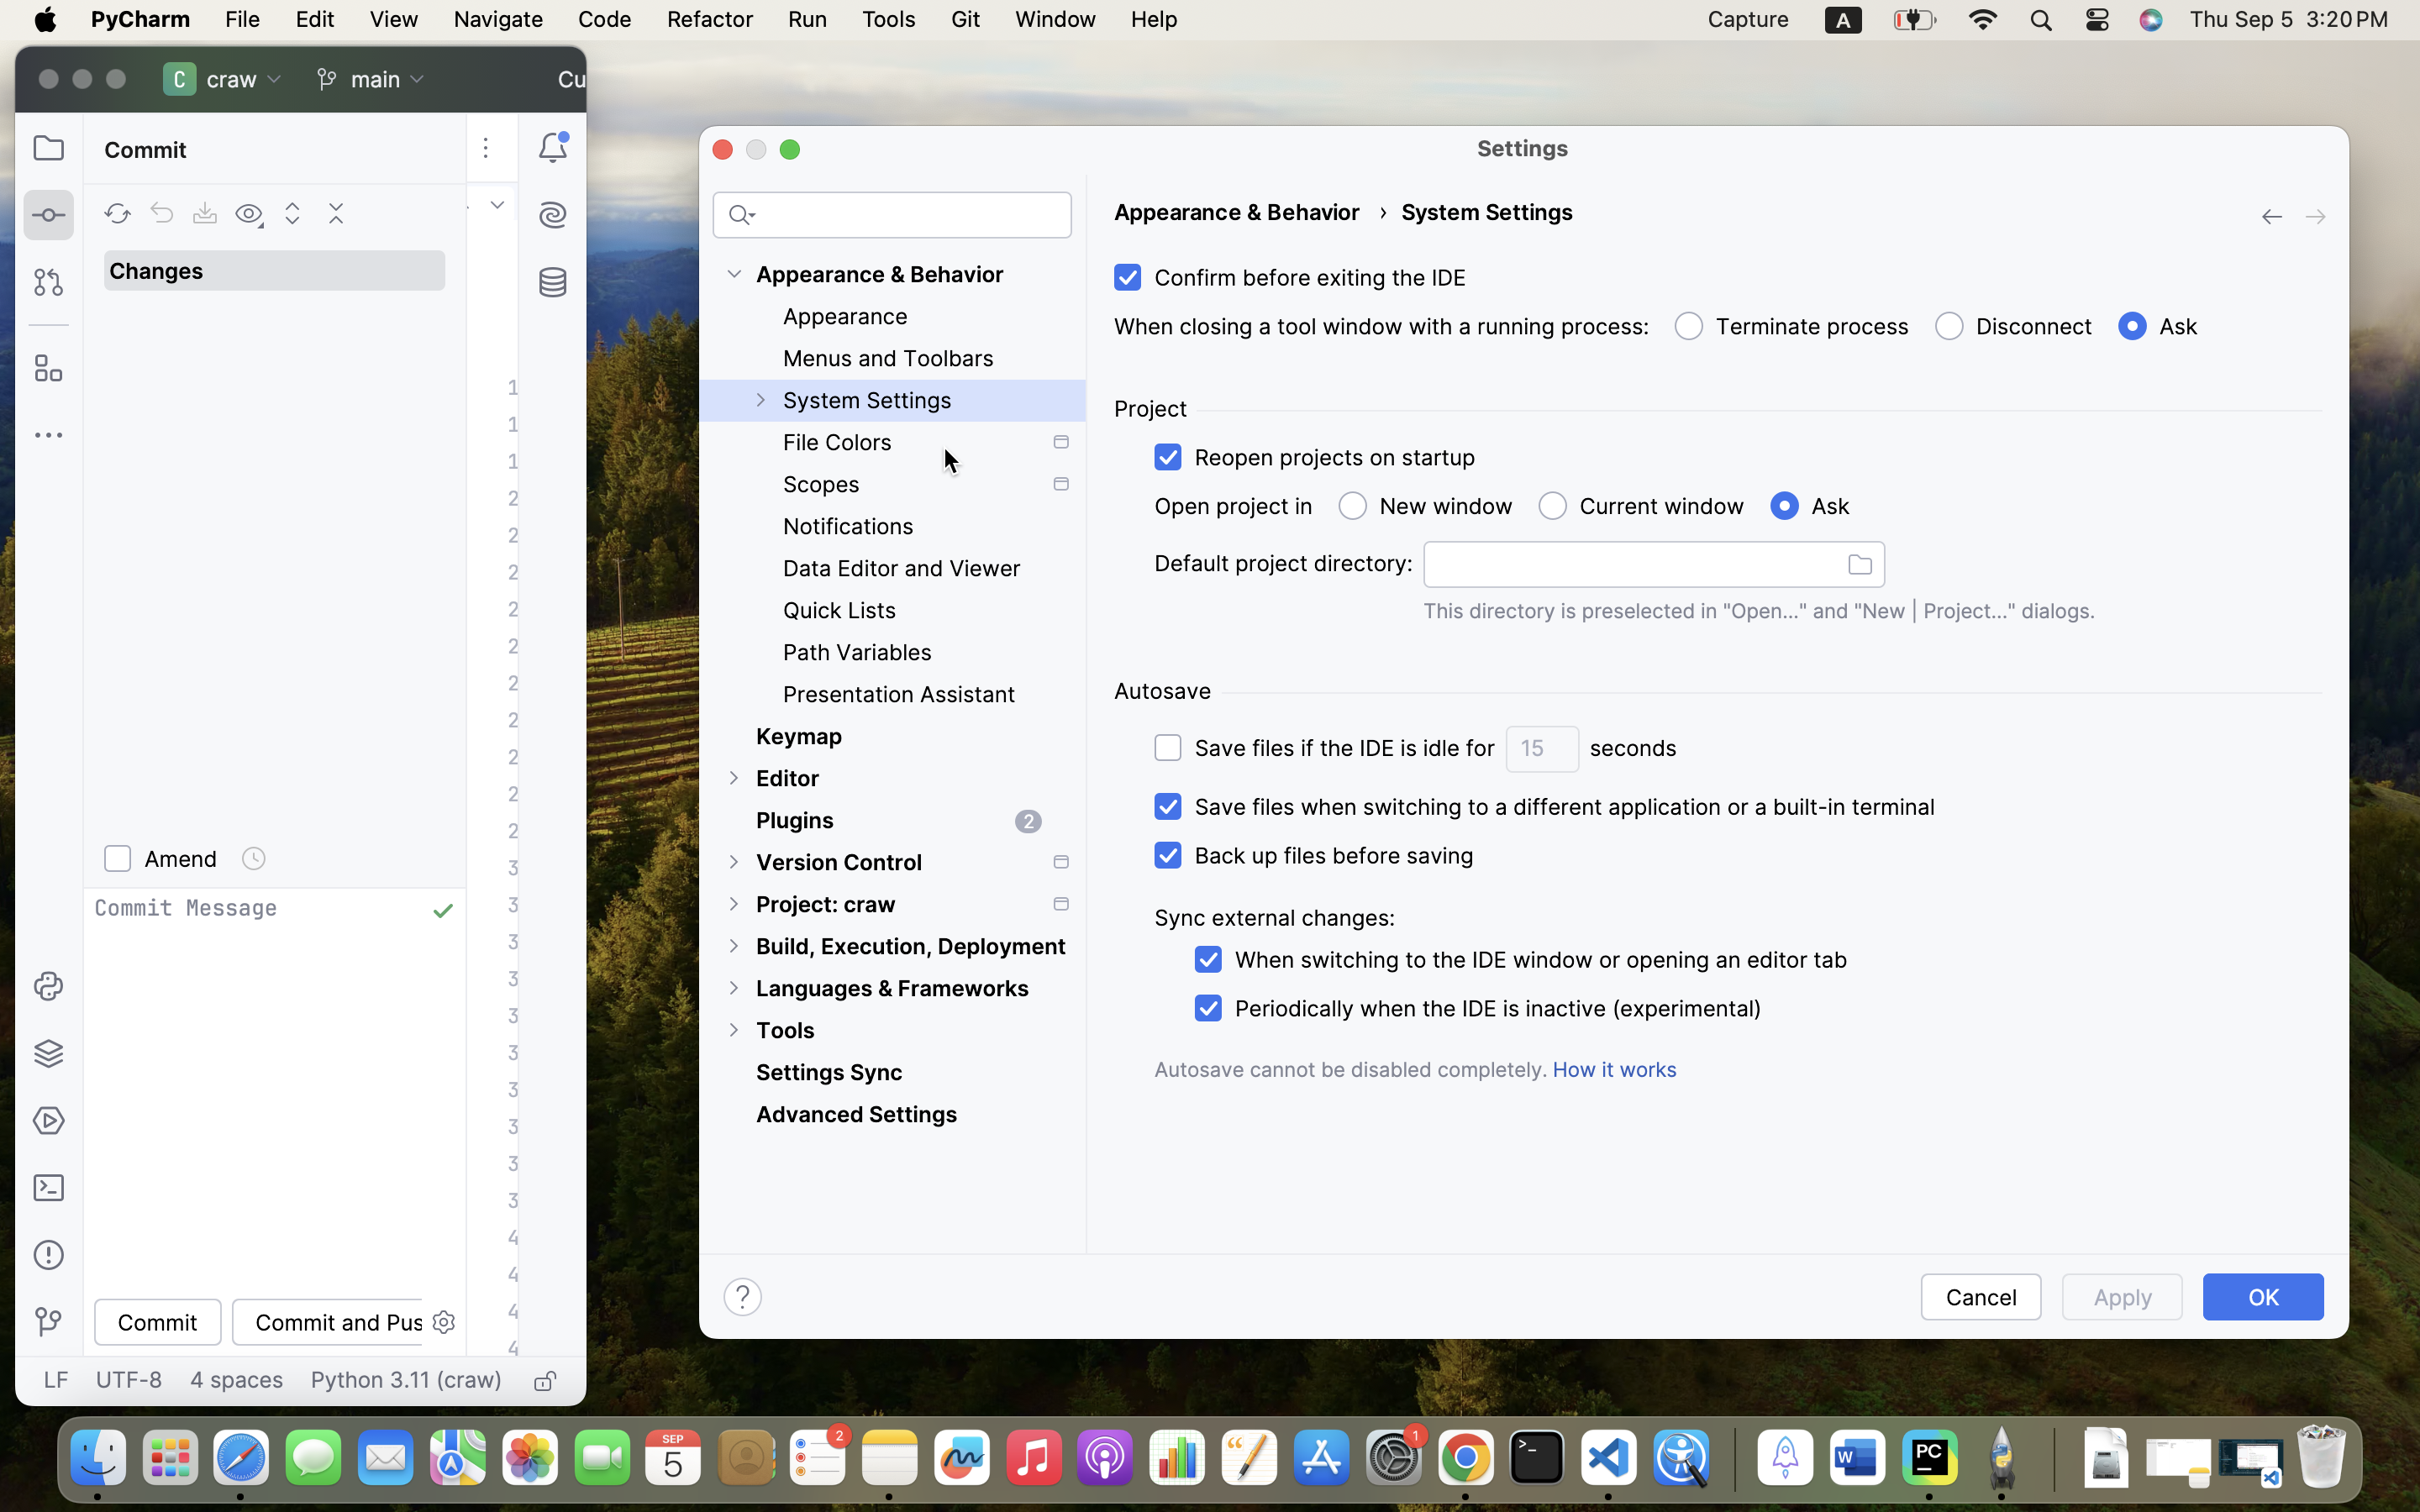 The width and height of the screenshot is (2420, 1512). Describe the element at coordinates (1162, 690) in the screenshot. I see `'Autosave'` at that location.